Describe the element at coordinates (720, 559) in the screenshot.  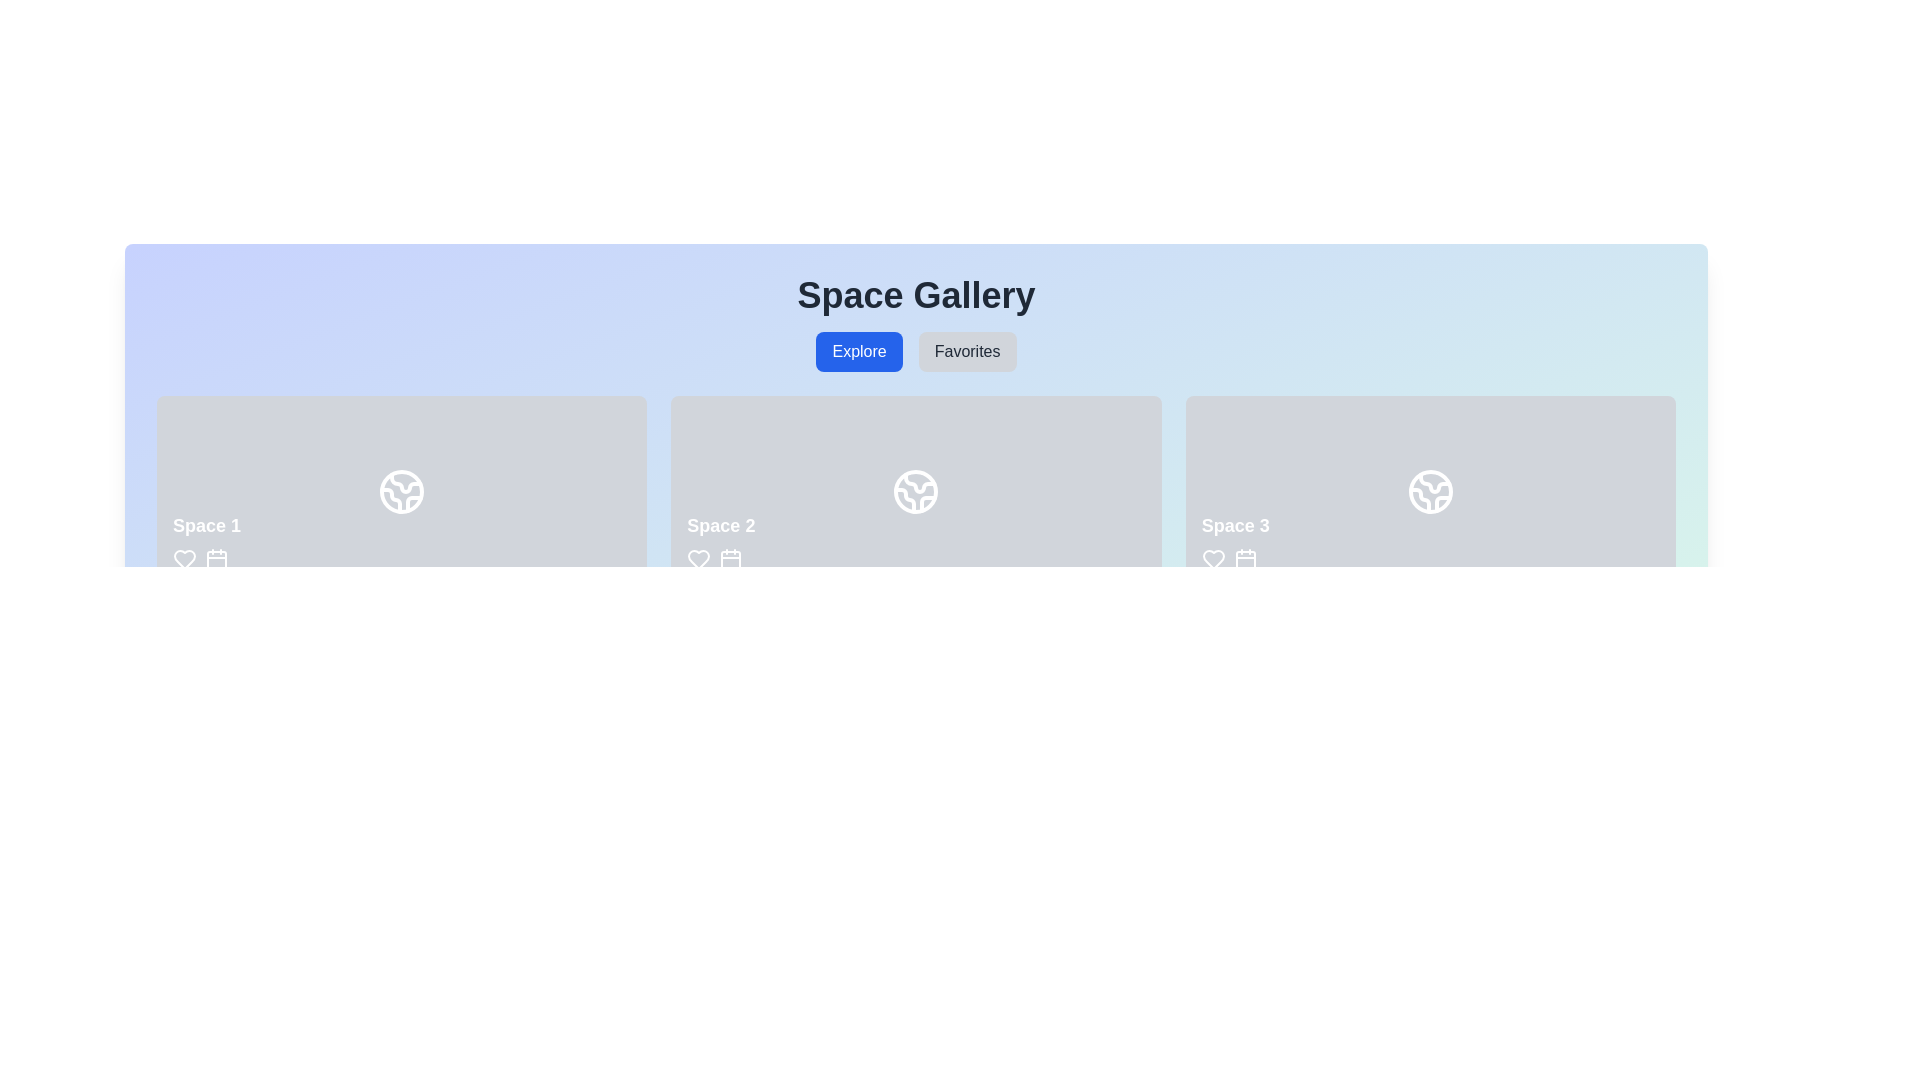
I see `the group of action icons located at the bottom-left corner of the 'Space 2' card, beneath the text 'Space 2'` at that location.